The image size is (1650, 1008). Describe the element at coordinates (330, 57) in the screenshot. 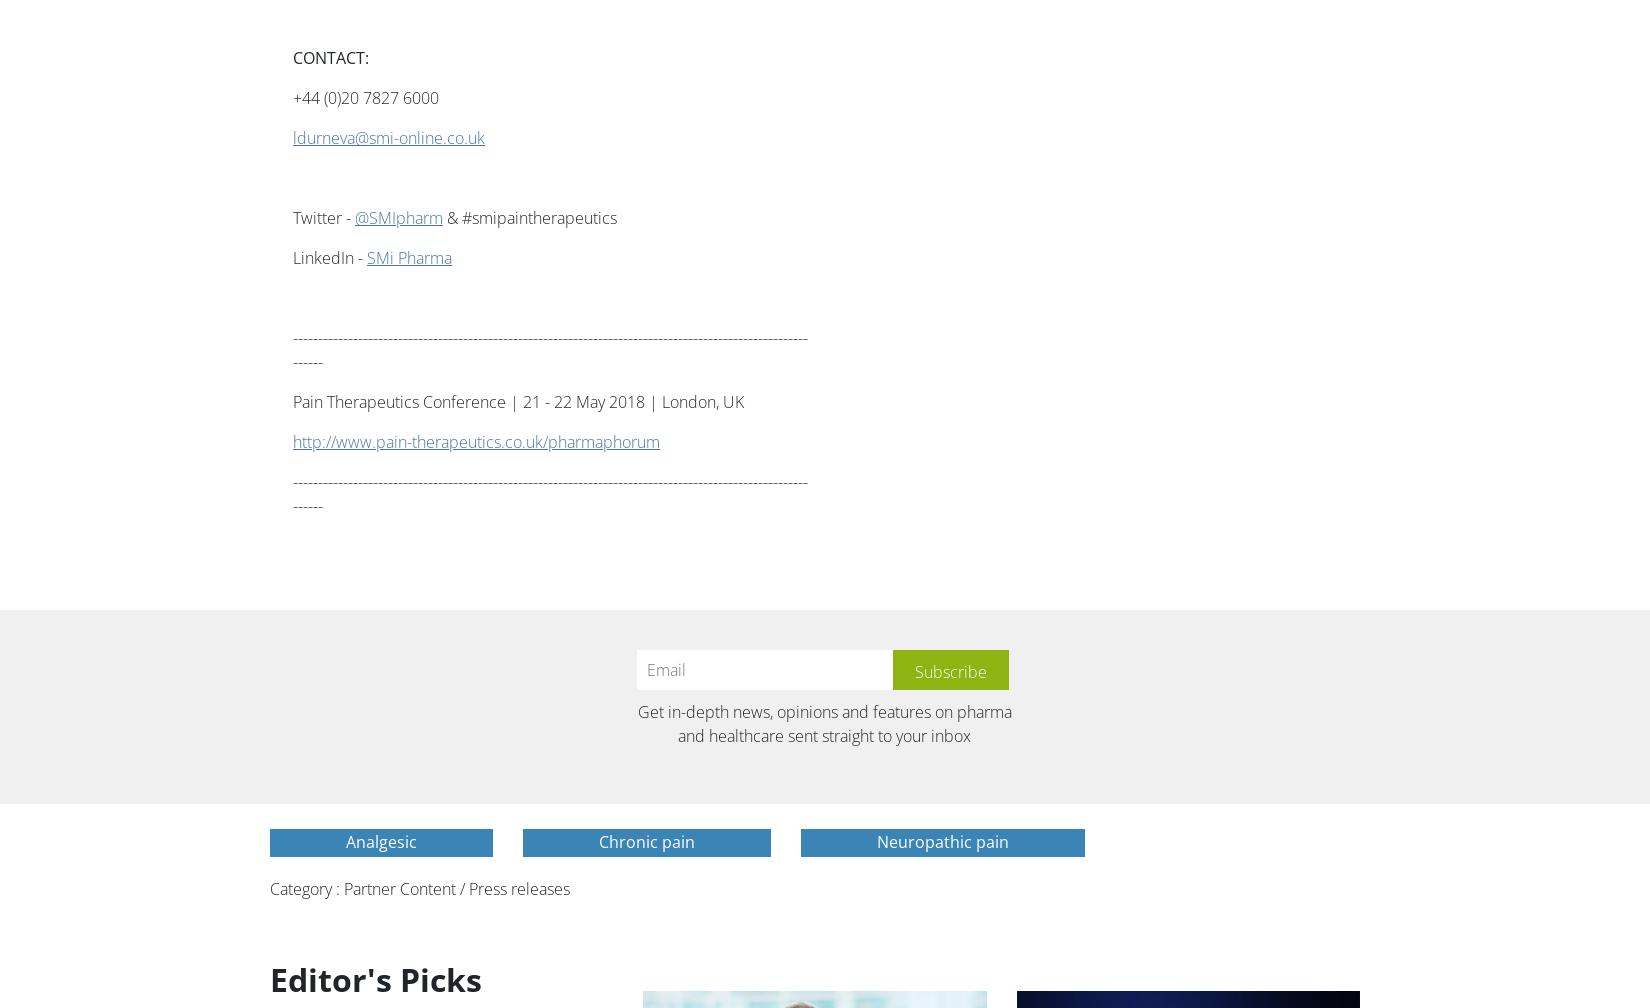

I see `'CONTACT:'` at that location.